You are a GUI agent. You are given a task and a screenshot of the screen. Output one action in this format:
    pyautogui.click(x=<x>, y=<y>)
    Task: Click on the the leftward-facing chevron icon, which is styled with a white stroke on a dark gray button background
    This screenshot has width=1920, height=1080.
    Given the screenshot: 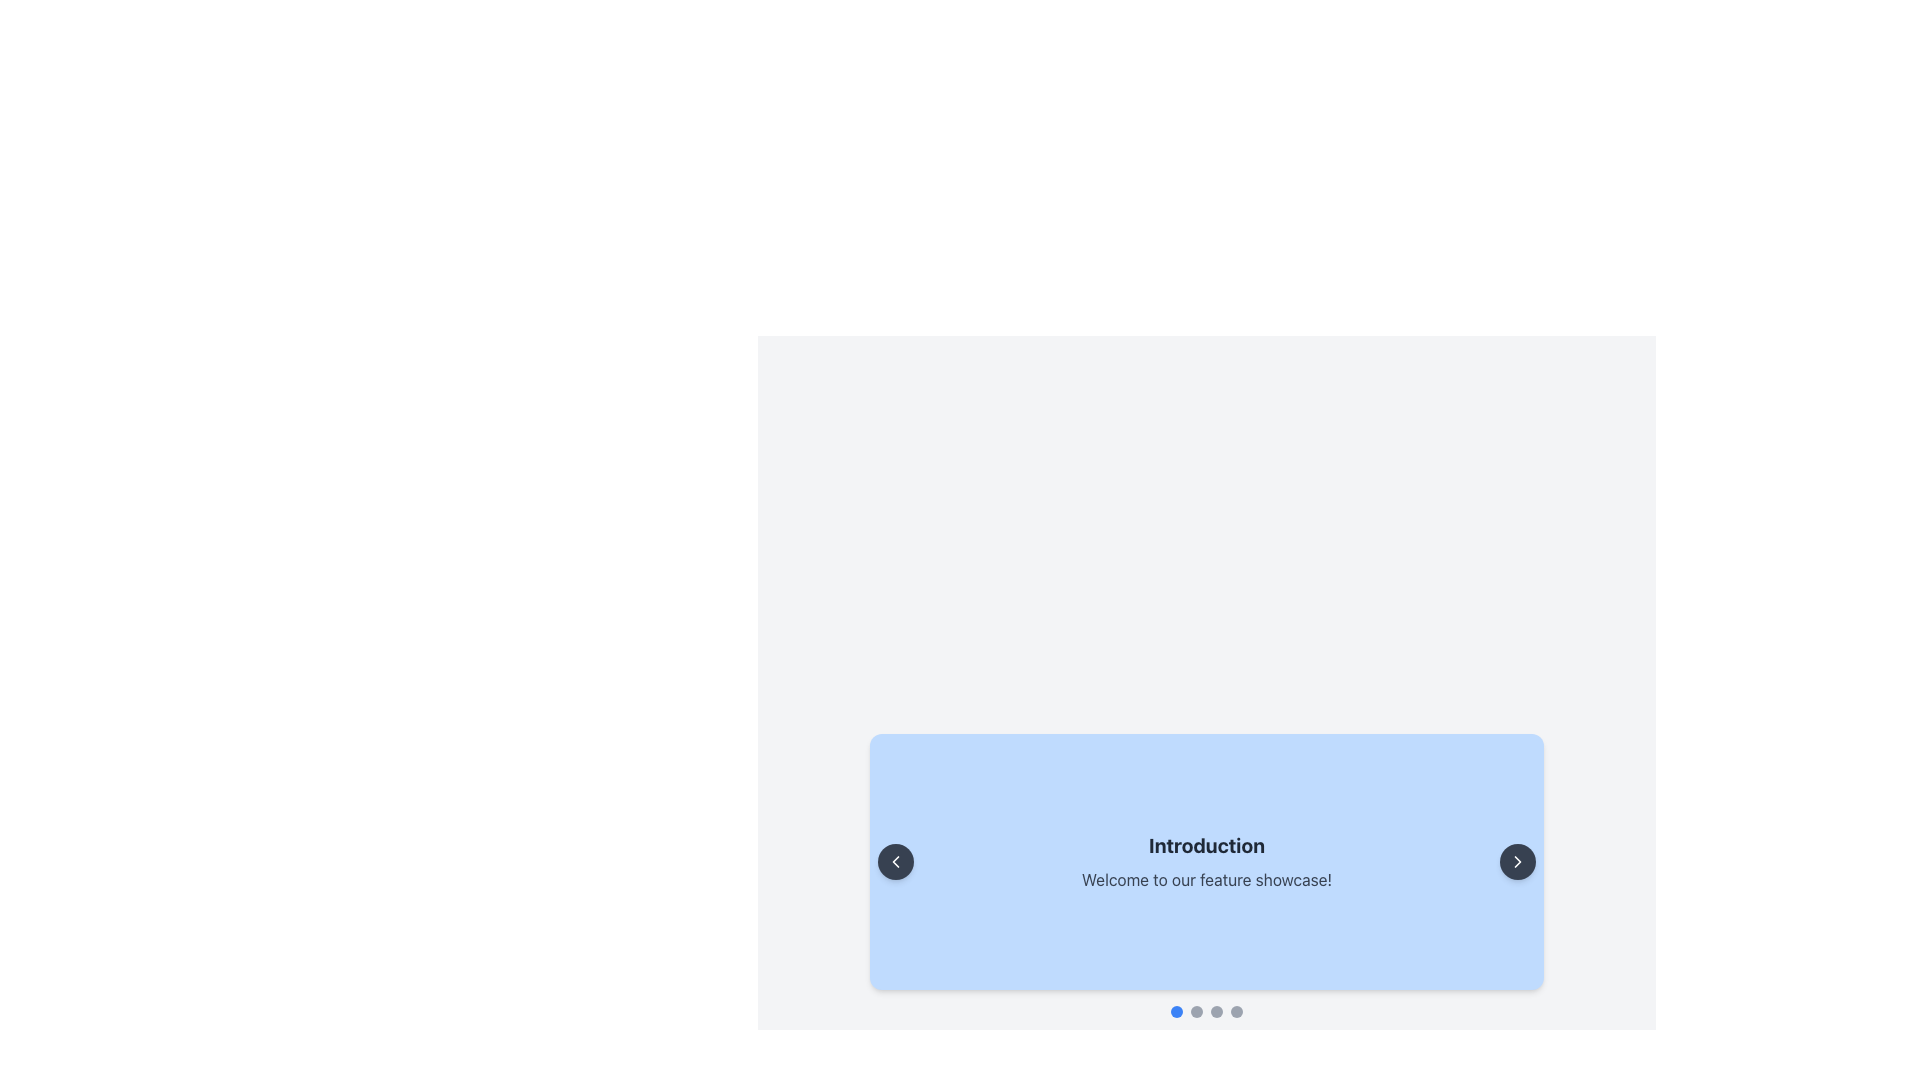 What is the action you would take?
    pyautogui.click(x=895, y=860)
    